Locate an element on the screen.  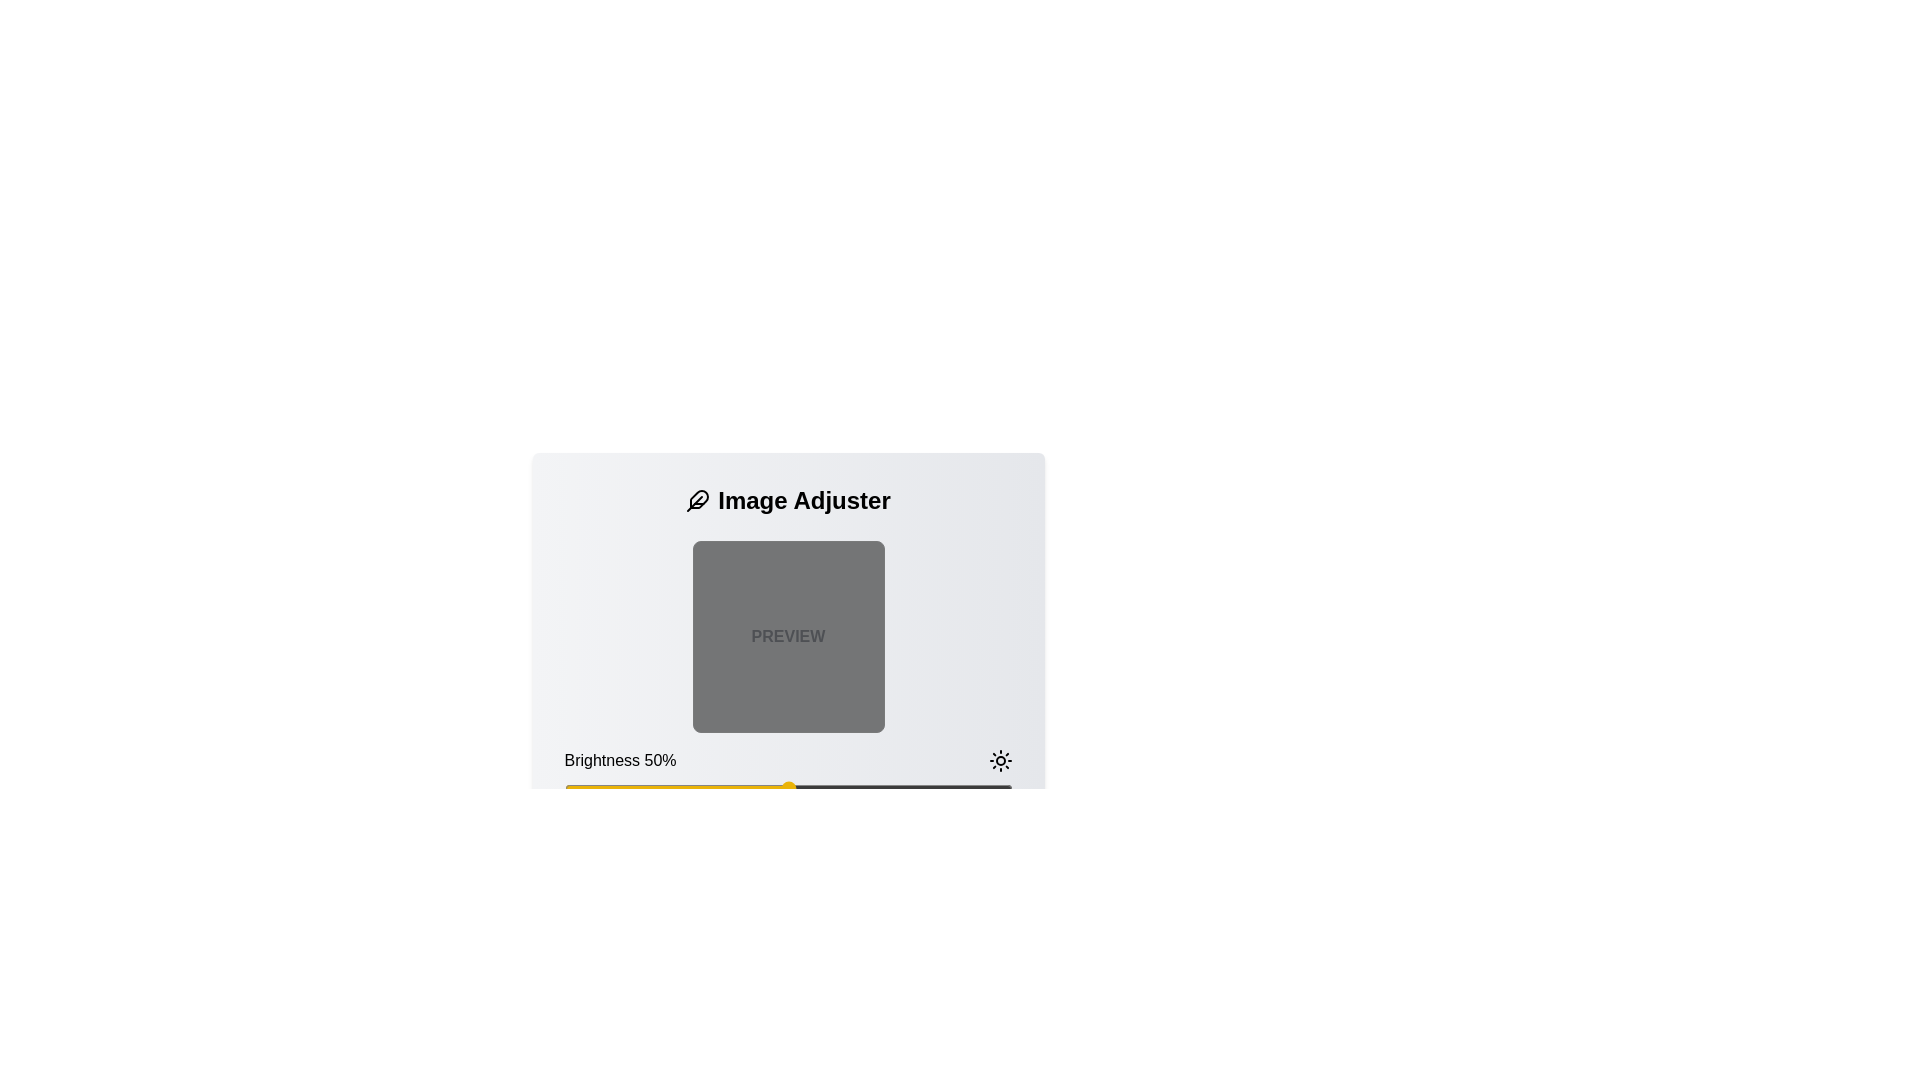
the brightness adjustment icon located at the far right of the 'Brightness 50%' section is located at coordinates (1000, 760).